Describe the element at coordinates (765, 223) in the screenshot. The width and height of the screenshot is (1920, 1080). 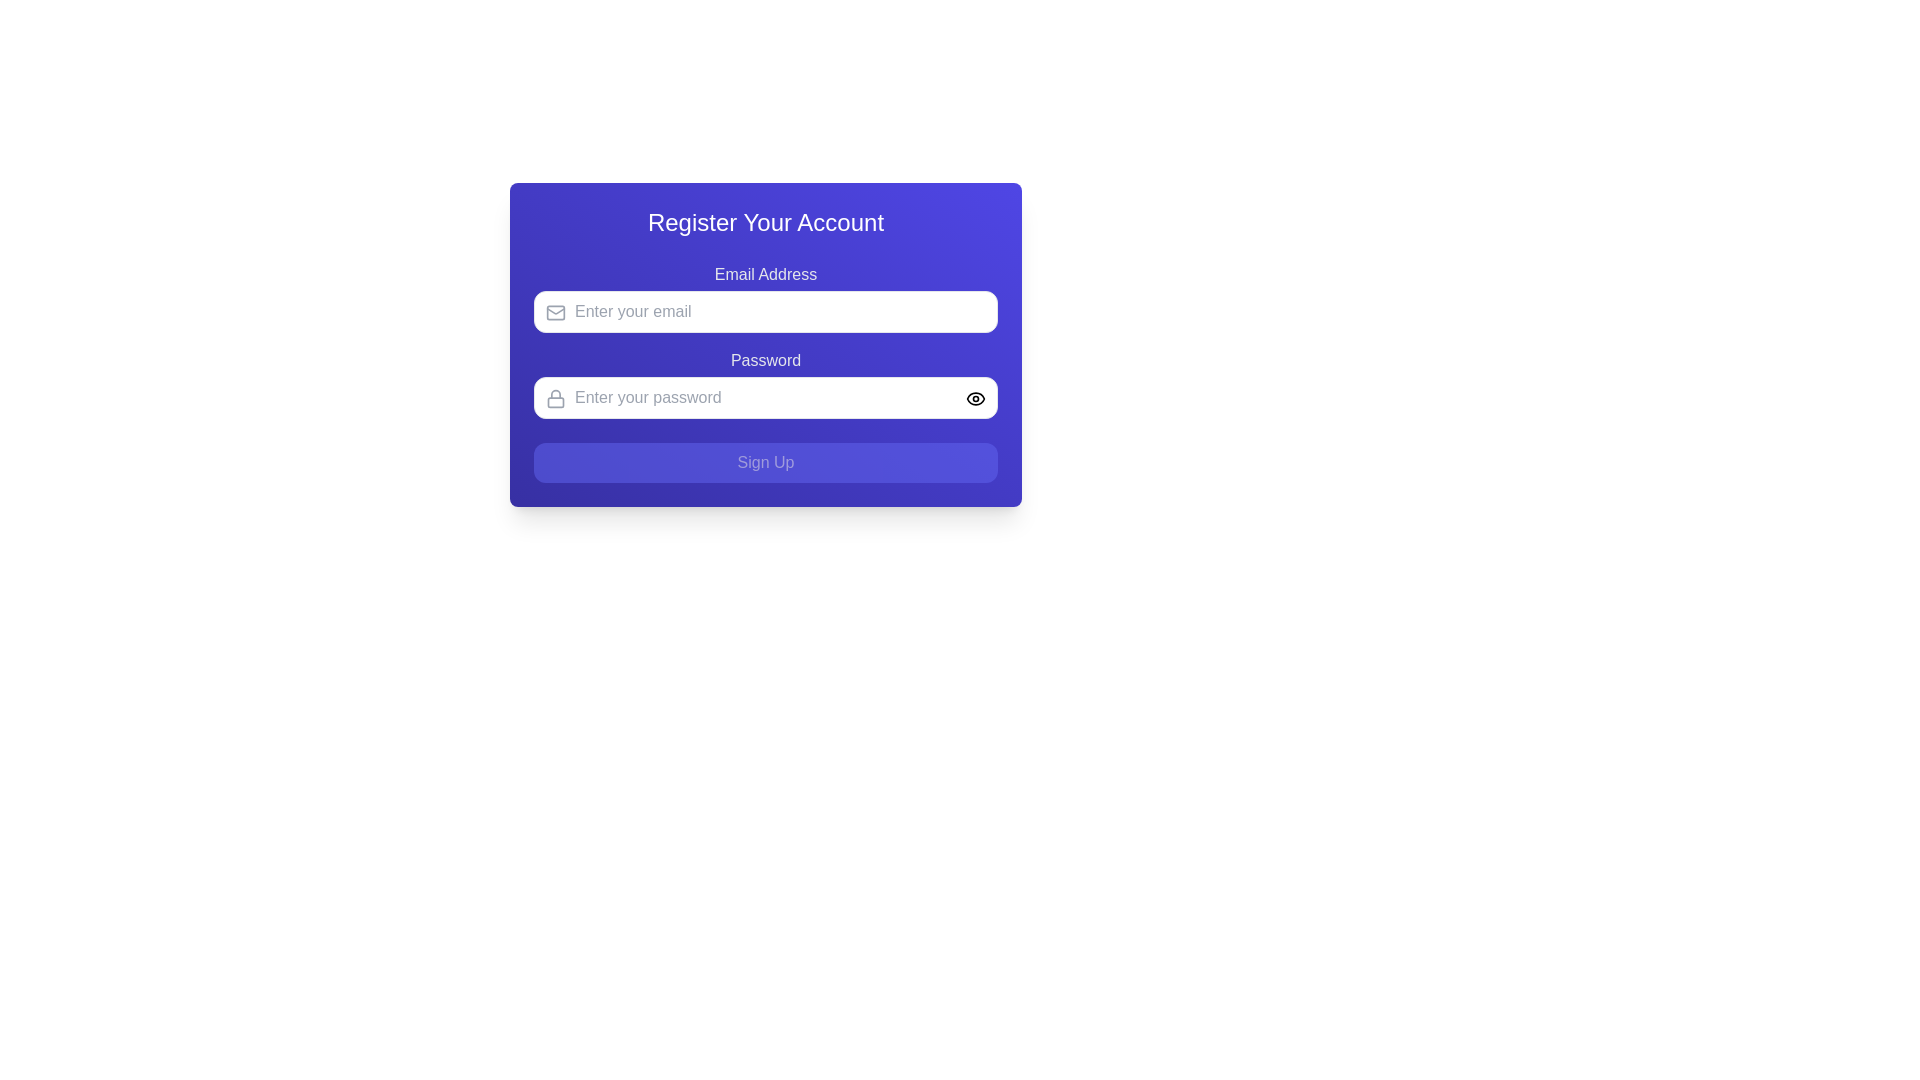
I see `the prominent heading text 'Register Your Account' which is styled with a large font size and white color, located at the top center of a card-like section with a gradient background` at that location.